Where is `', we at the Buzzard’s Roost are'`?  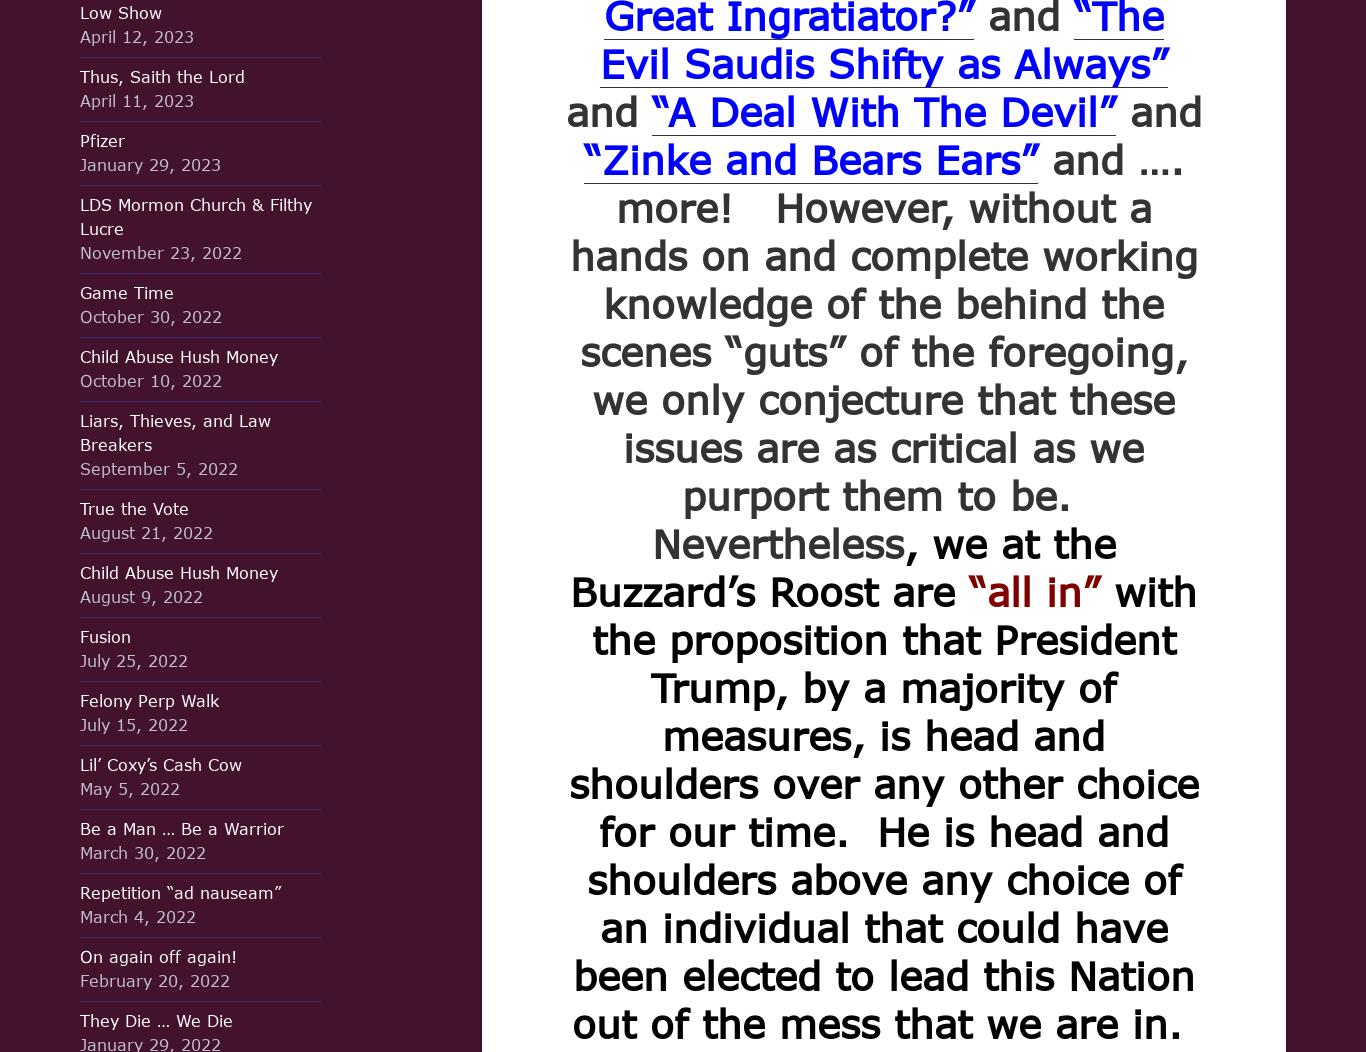
', we at the Buzzard’s Roost are' is located at coordinates (841, 567).